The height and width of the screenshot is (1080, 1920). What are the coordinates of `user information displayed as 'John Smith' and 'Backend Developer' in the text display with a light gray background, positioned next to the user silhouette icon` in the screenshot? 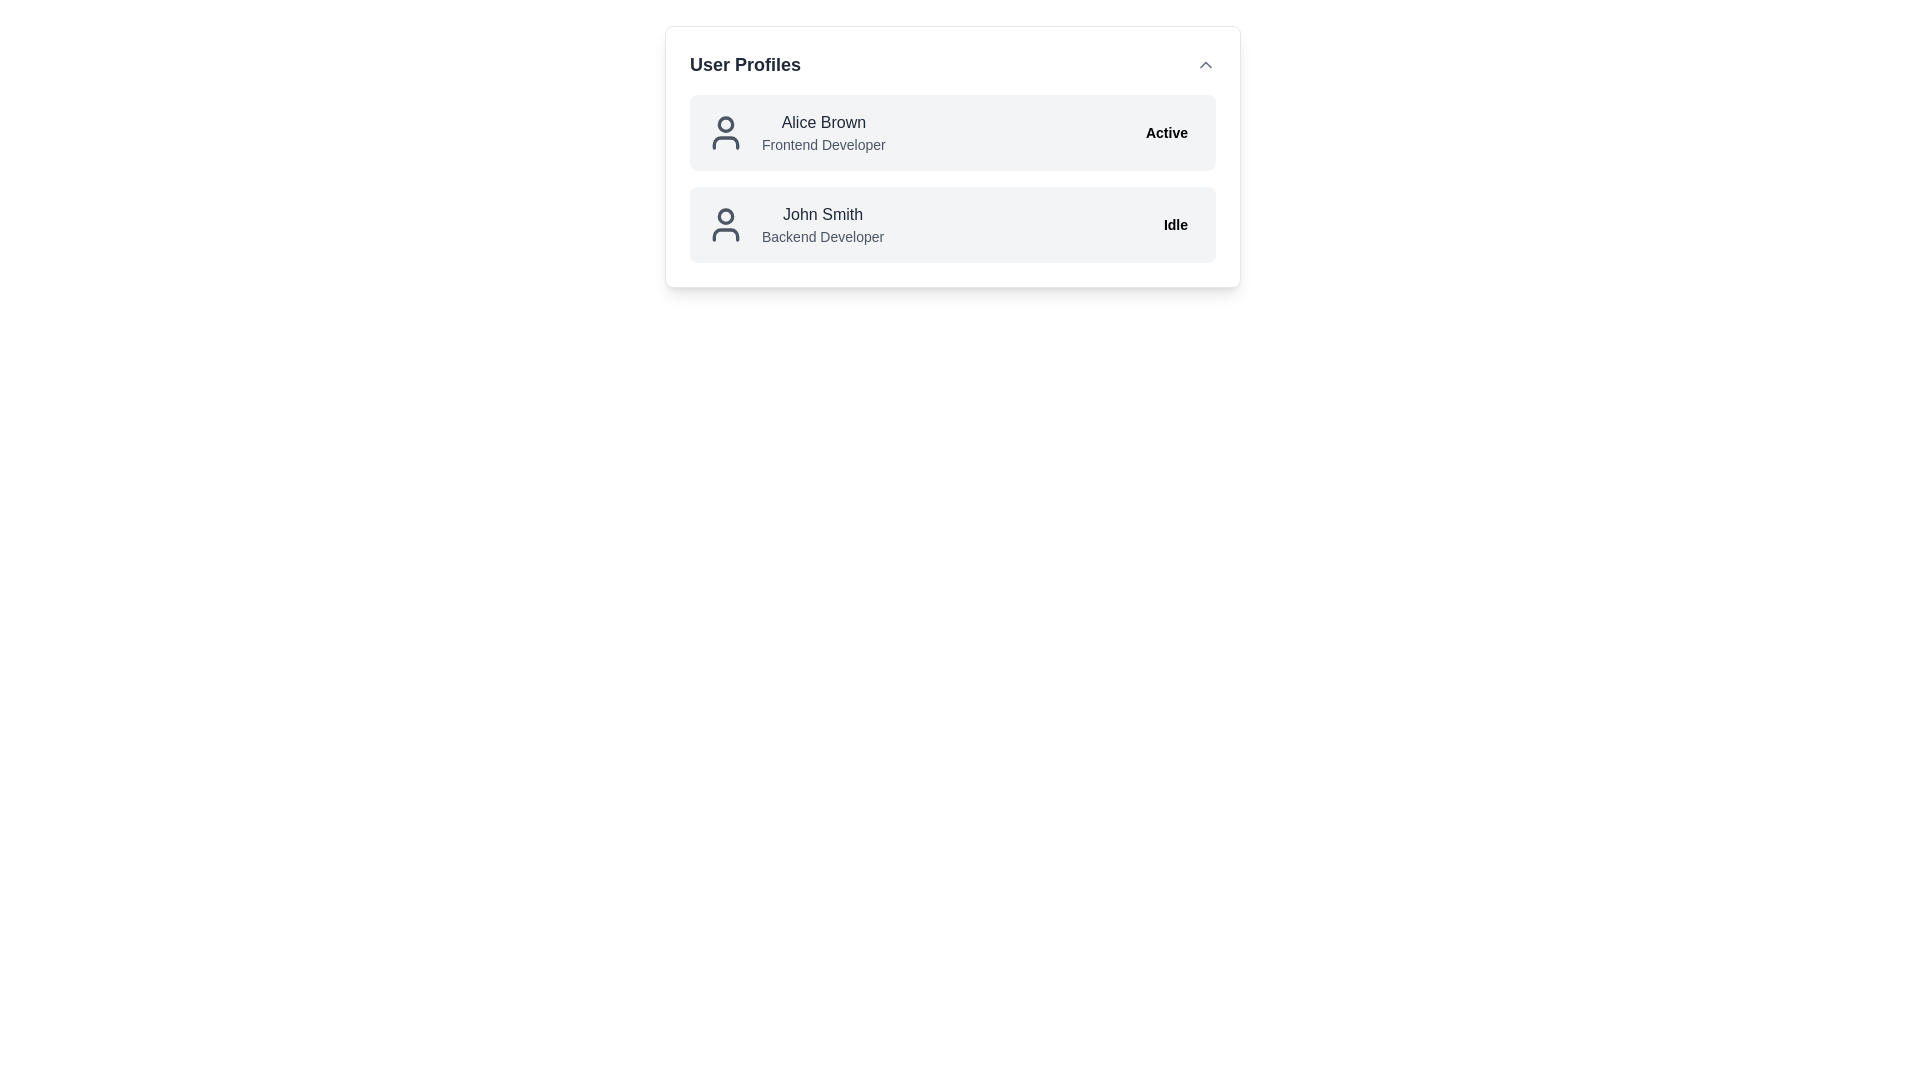 It's located at (823, 224).